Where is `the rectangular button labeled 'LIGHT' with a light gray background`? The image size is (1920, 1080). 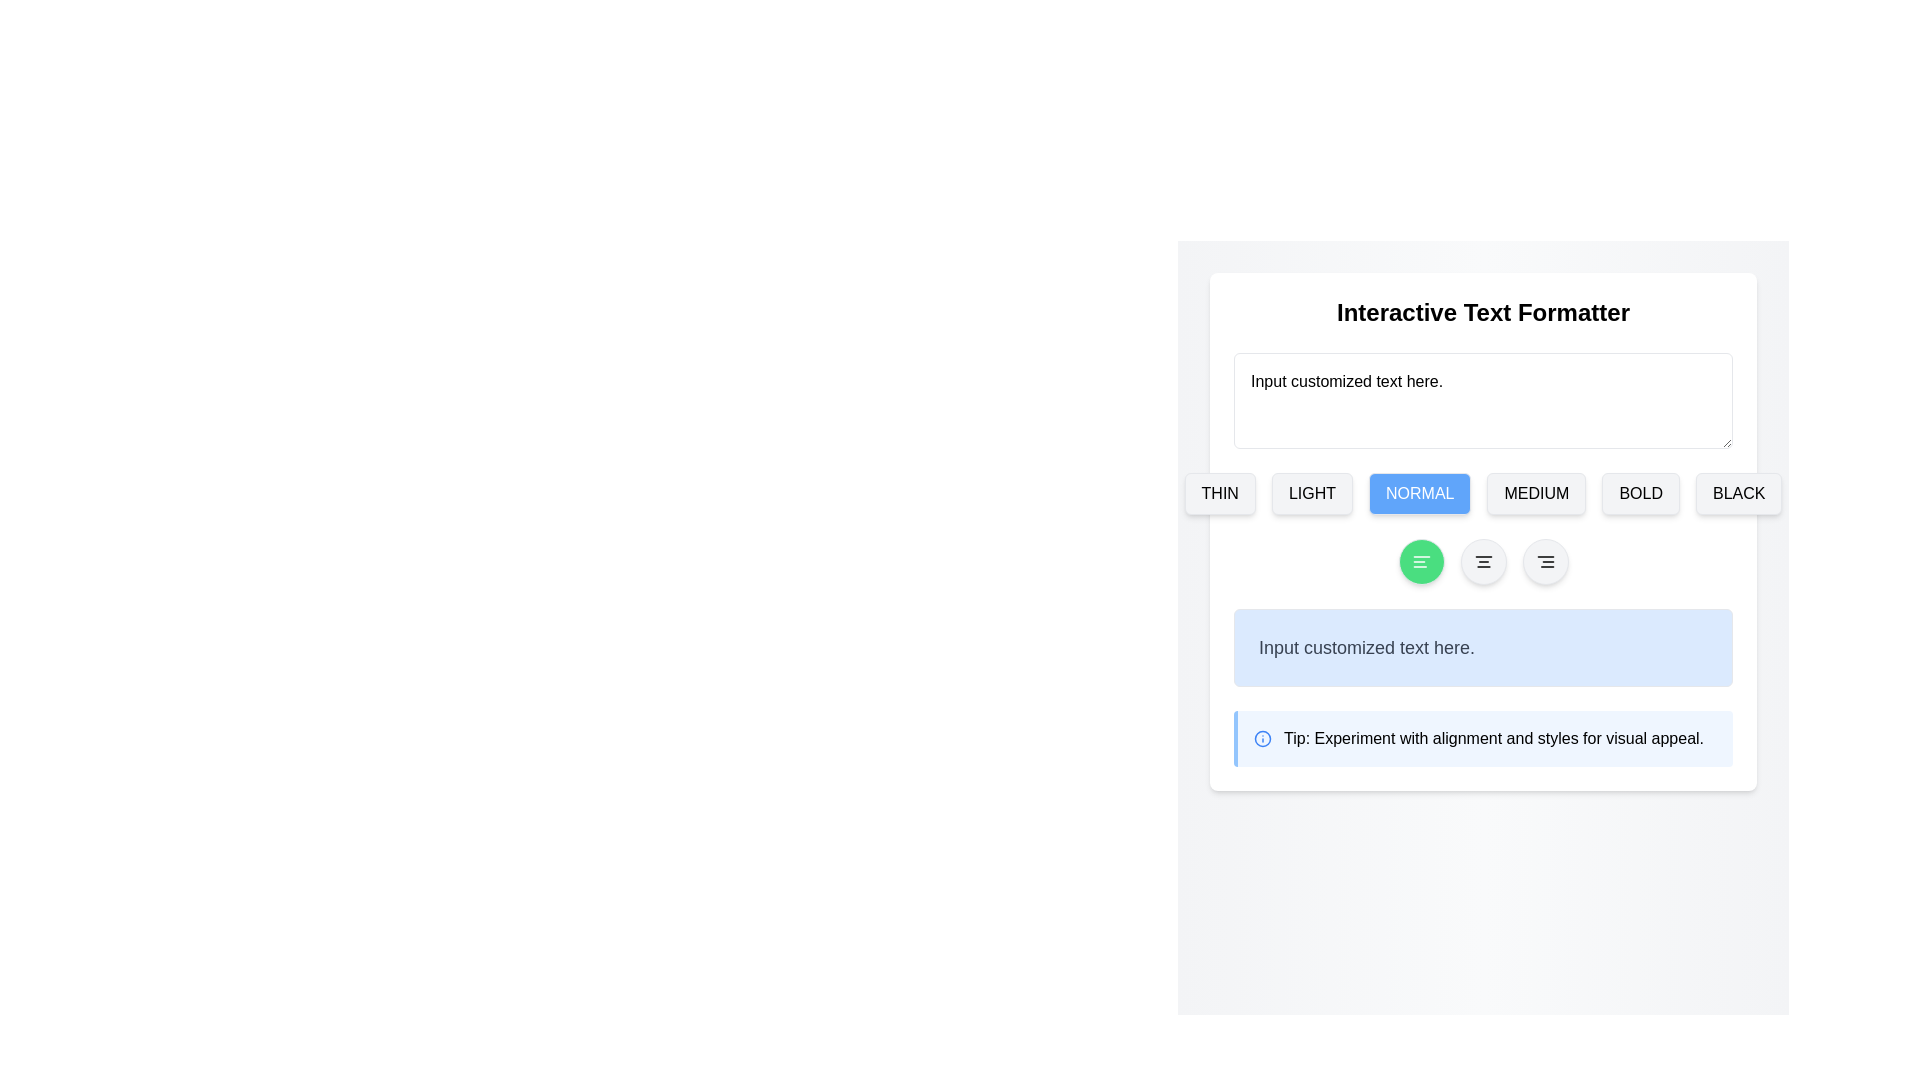
the rectangular button labeled 'LIGHT' with a light gray background is located at coordinates (1312, 493).